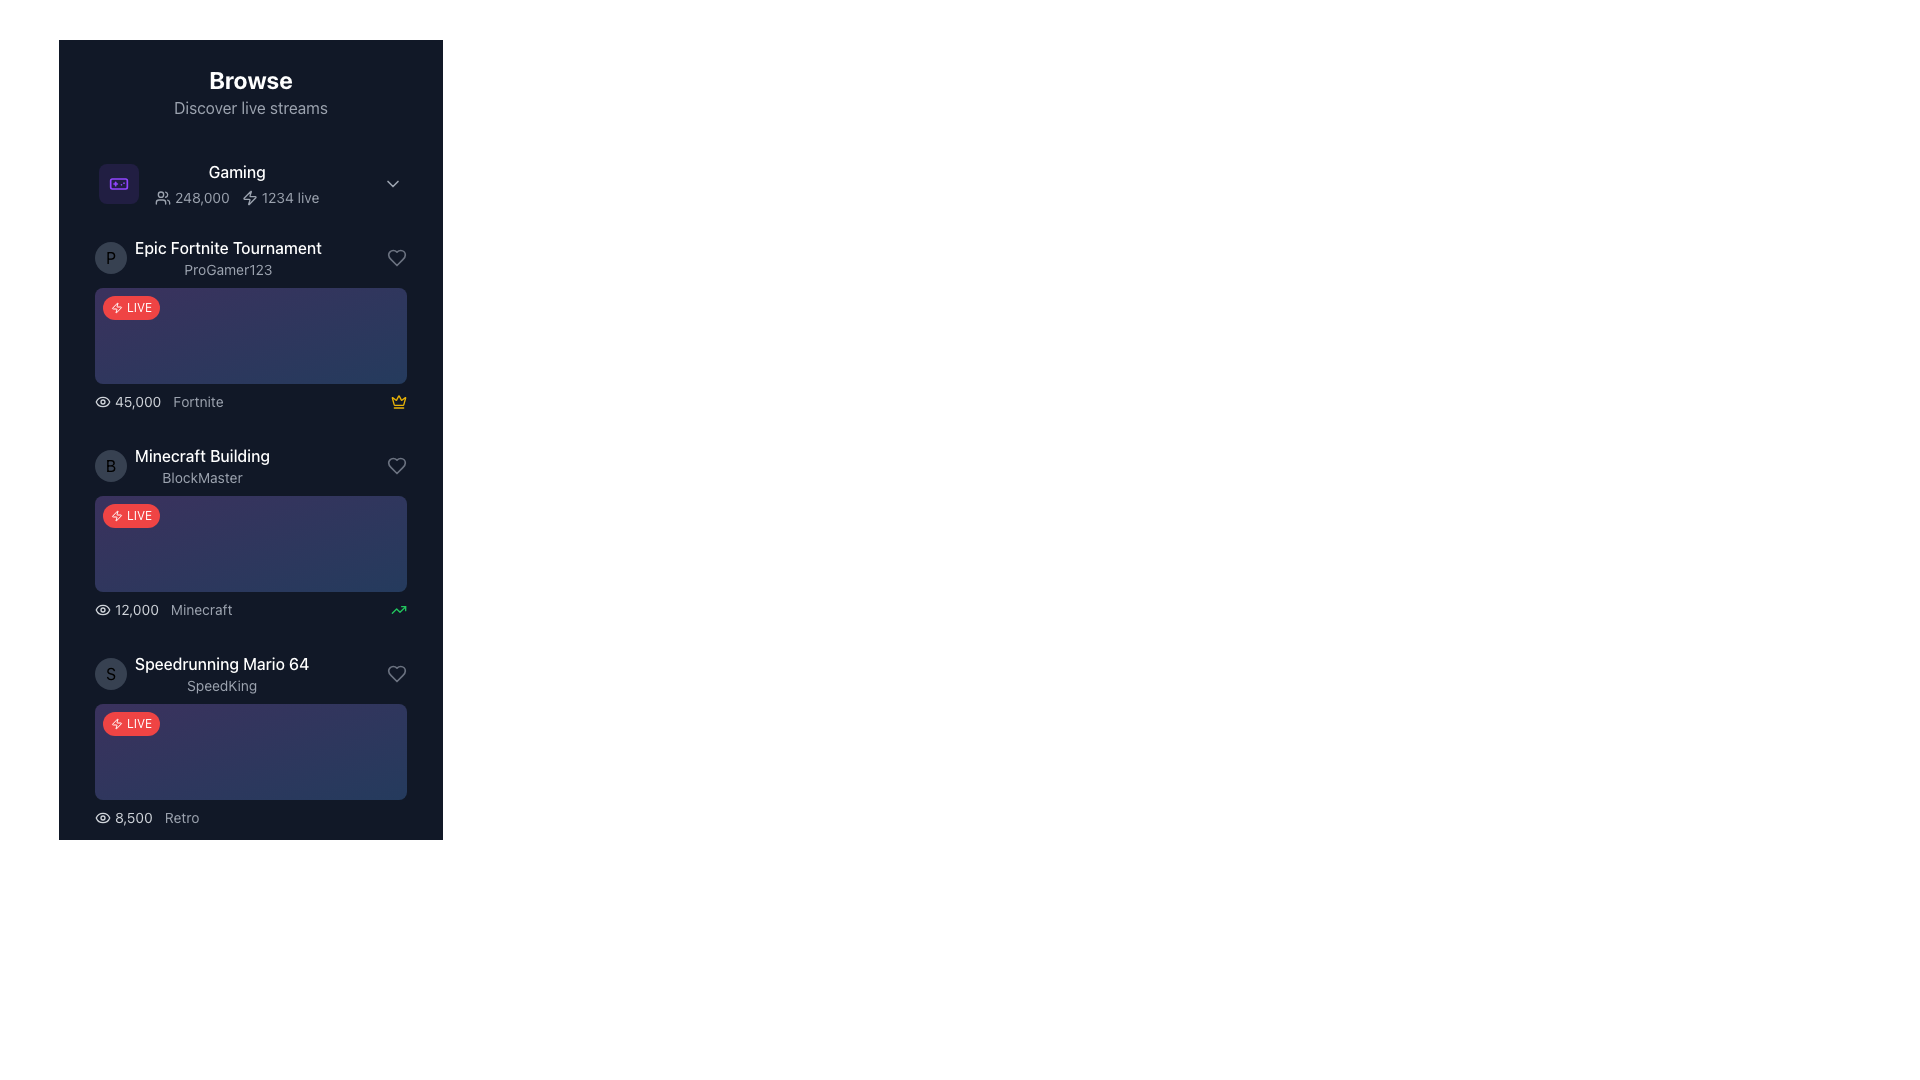 Image resolution: width=1920 pixels, height=1080 pixels. Describe the element at coordinates (146, 817) in the screenshot. I see `the text element displaying '8,500' followed by 'Retro' with an eye icon, located at the bottom of the last card under 'Speedrunning Mario 64'` at that location.